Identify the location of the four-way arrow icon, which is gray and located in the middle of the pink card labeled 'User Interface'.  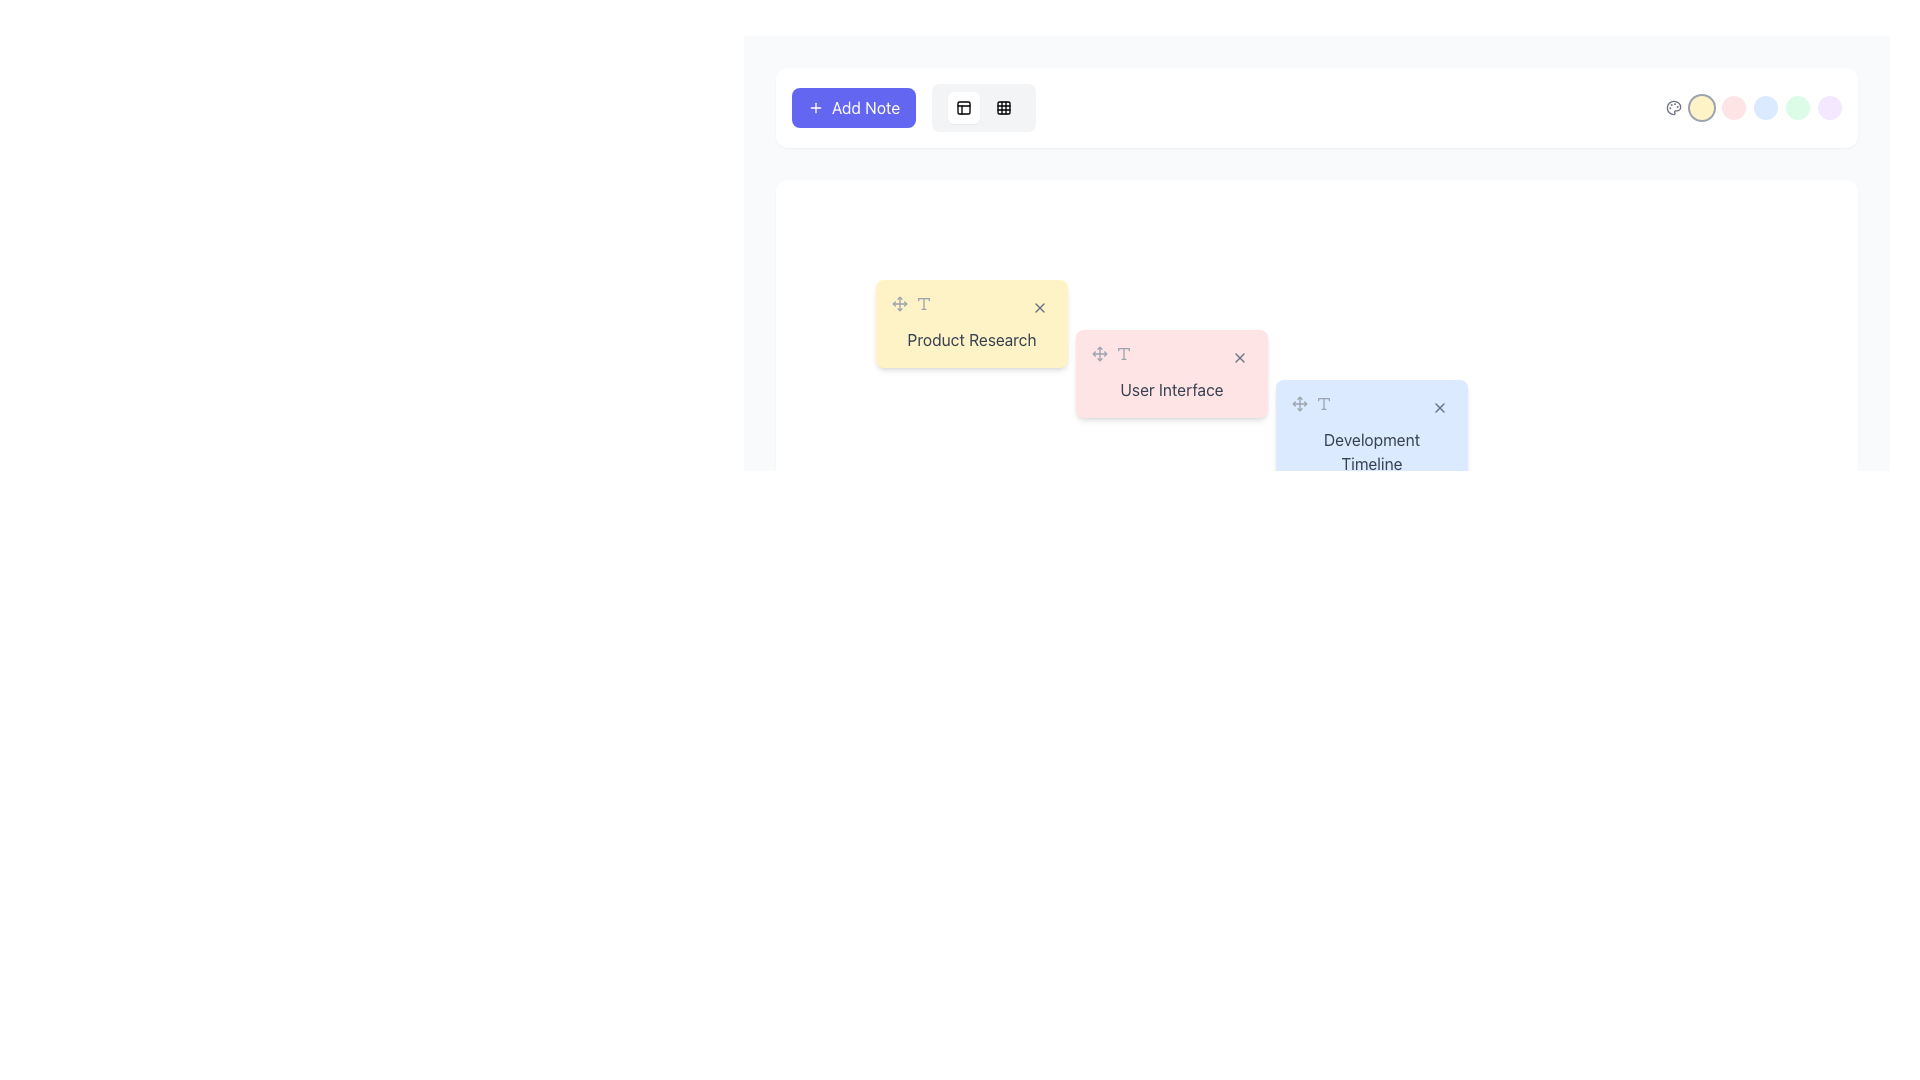
(1098, 353).